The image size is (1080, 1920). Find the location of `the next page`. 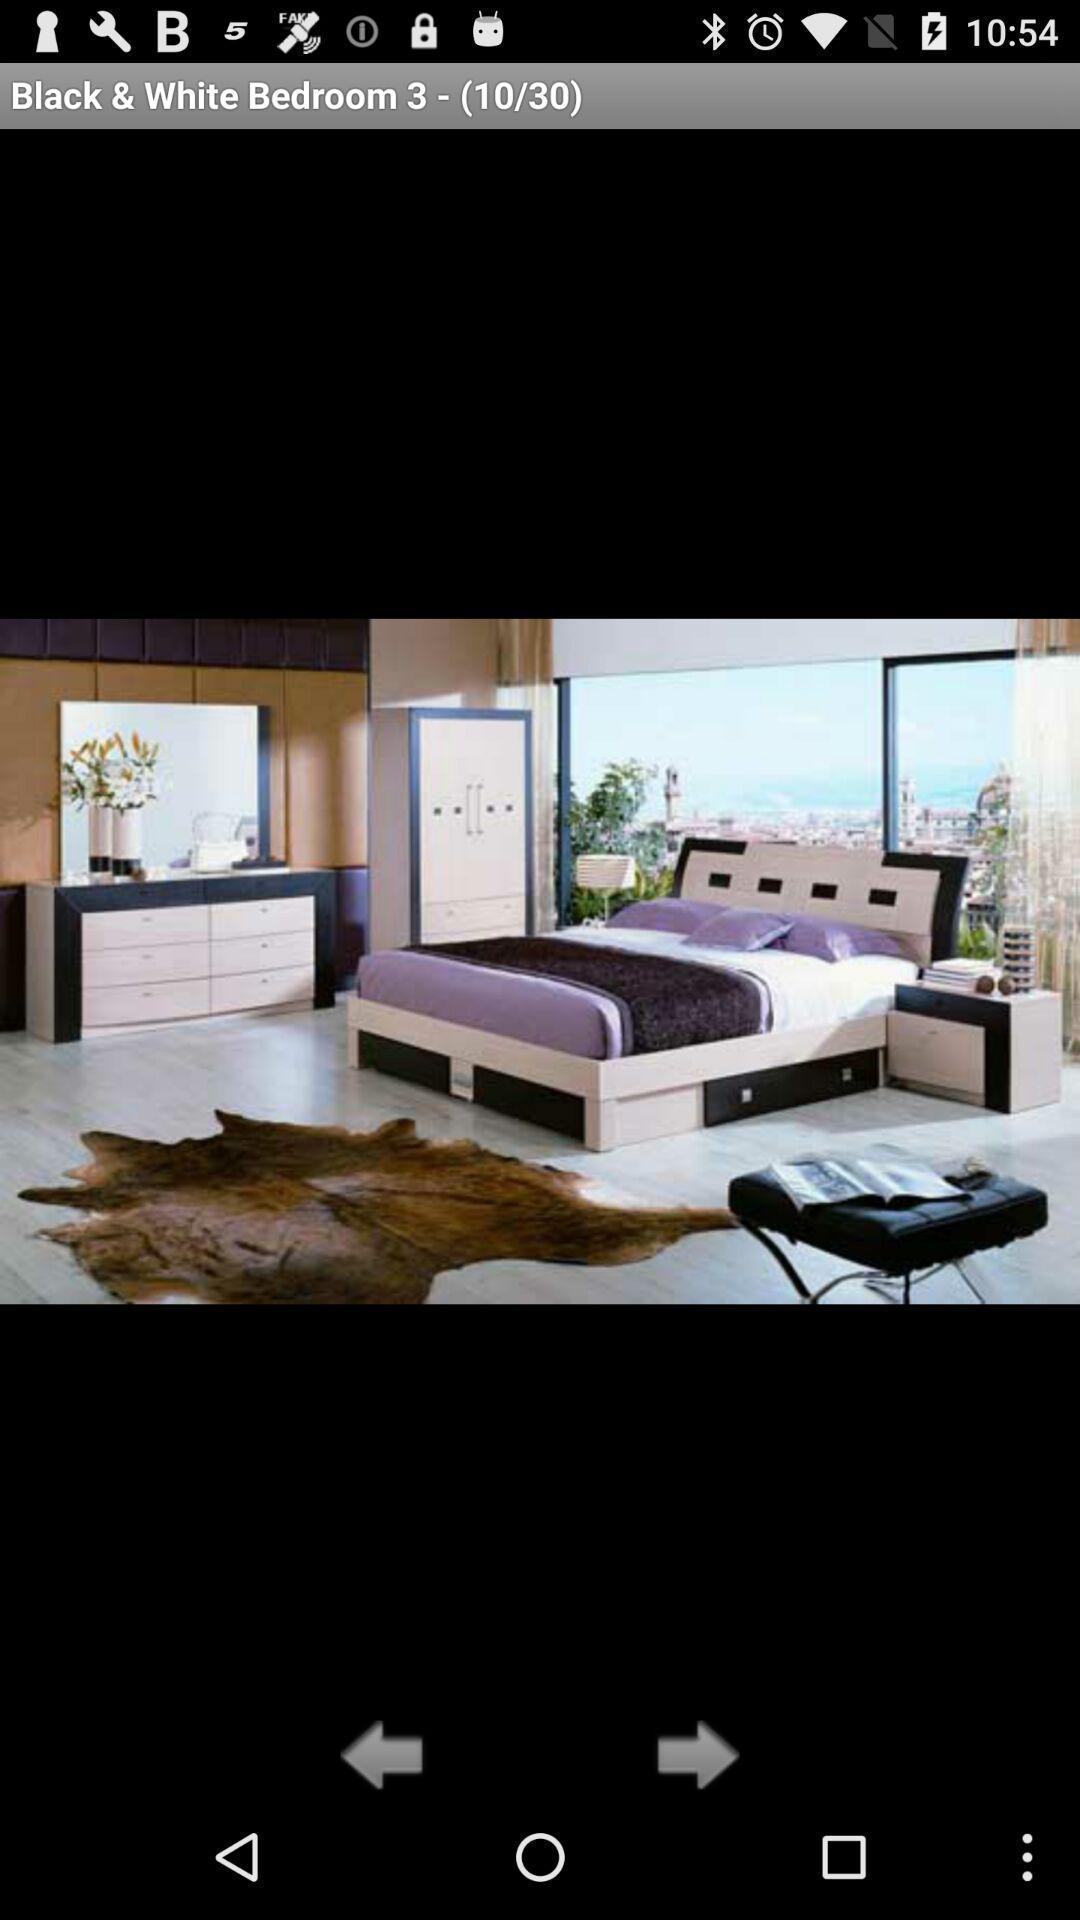

the next page is located at coordinates (691, 1756).